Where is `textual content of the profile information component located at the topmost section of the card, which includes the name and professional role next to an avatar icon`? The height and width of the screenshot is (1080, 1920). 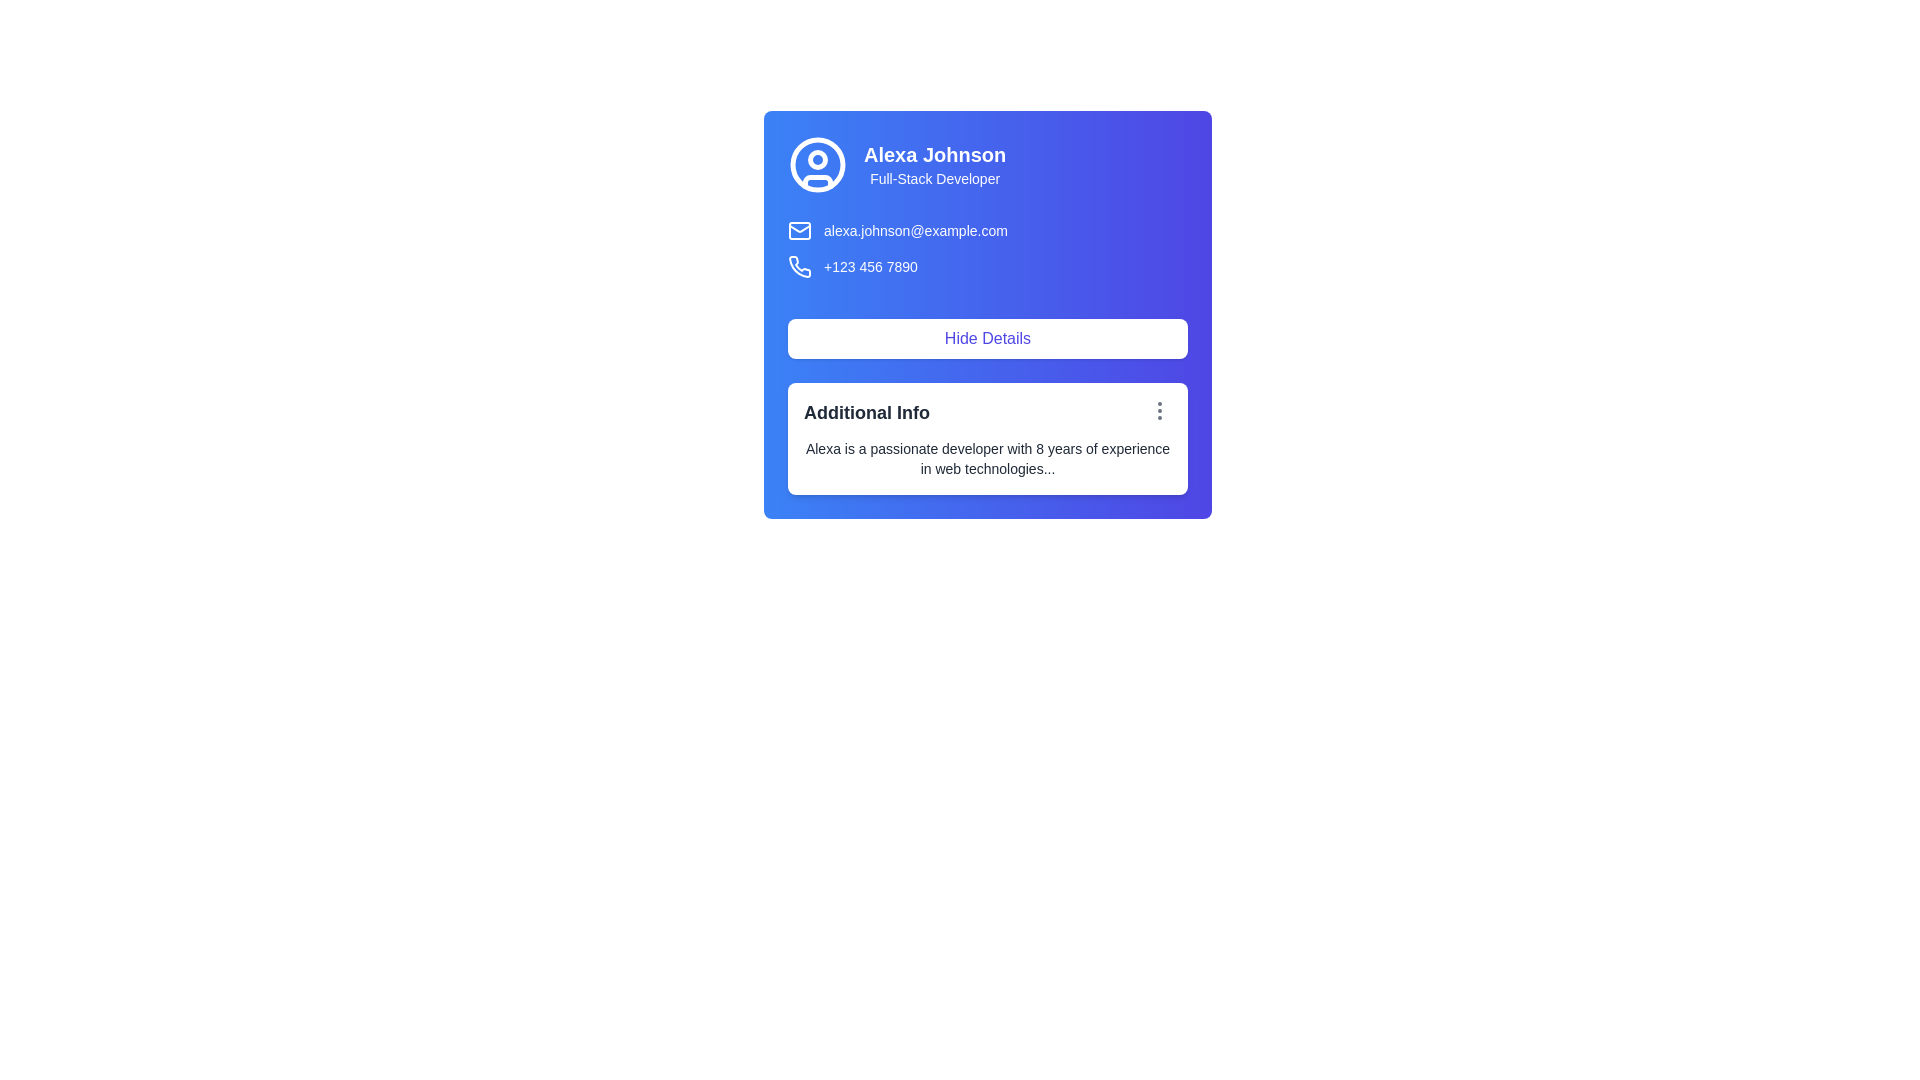 textual content of the profile information component located at the topmost section of the card, which includes the name and professional role next to an avatar icon is located at coordinates (988, 164).